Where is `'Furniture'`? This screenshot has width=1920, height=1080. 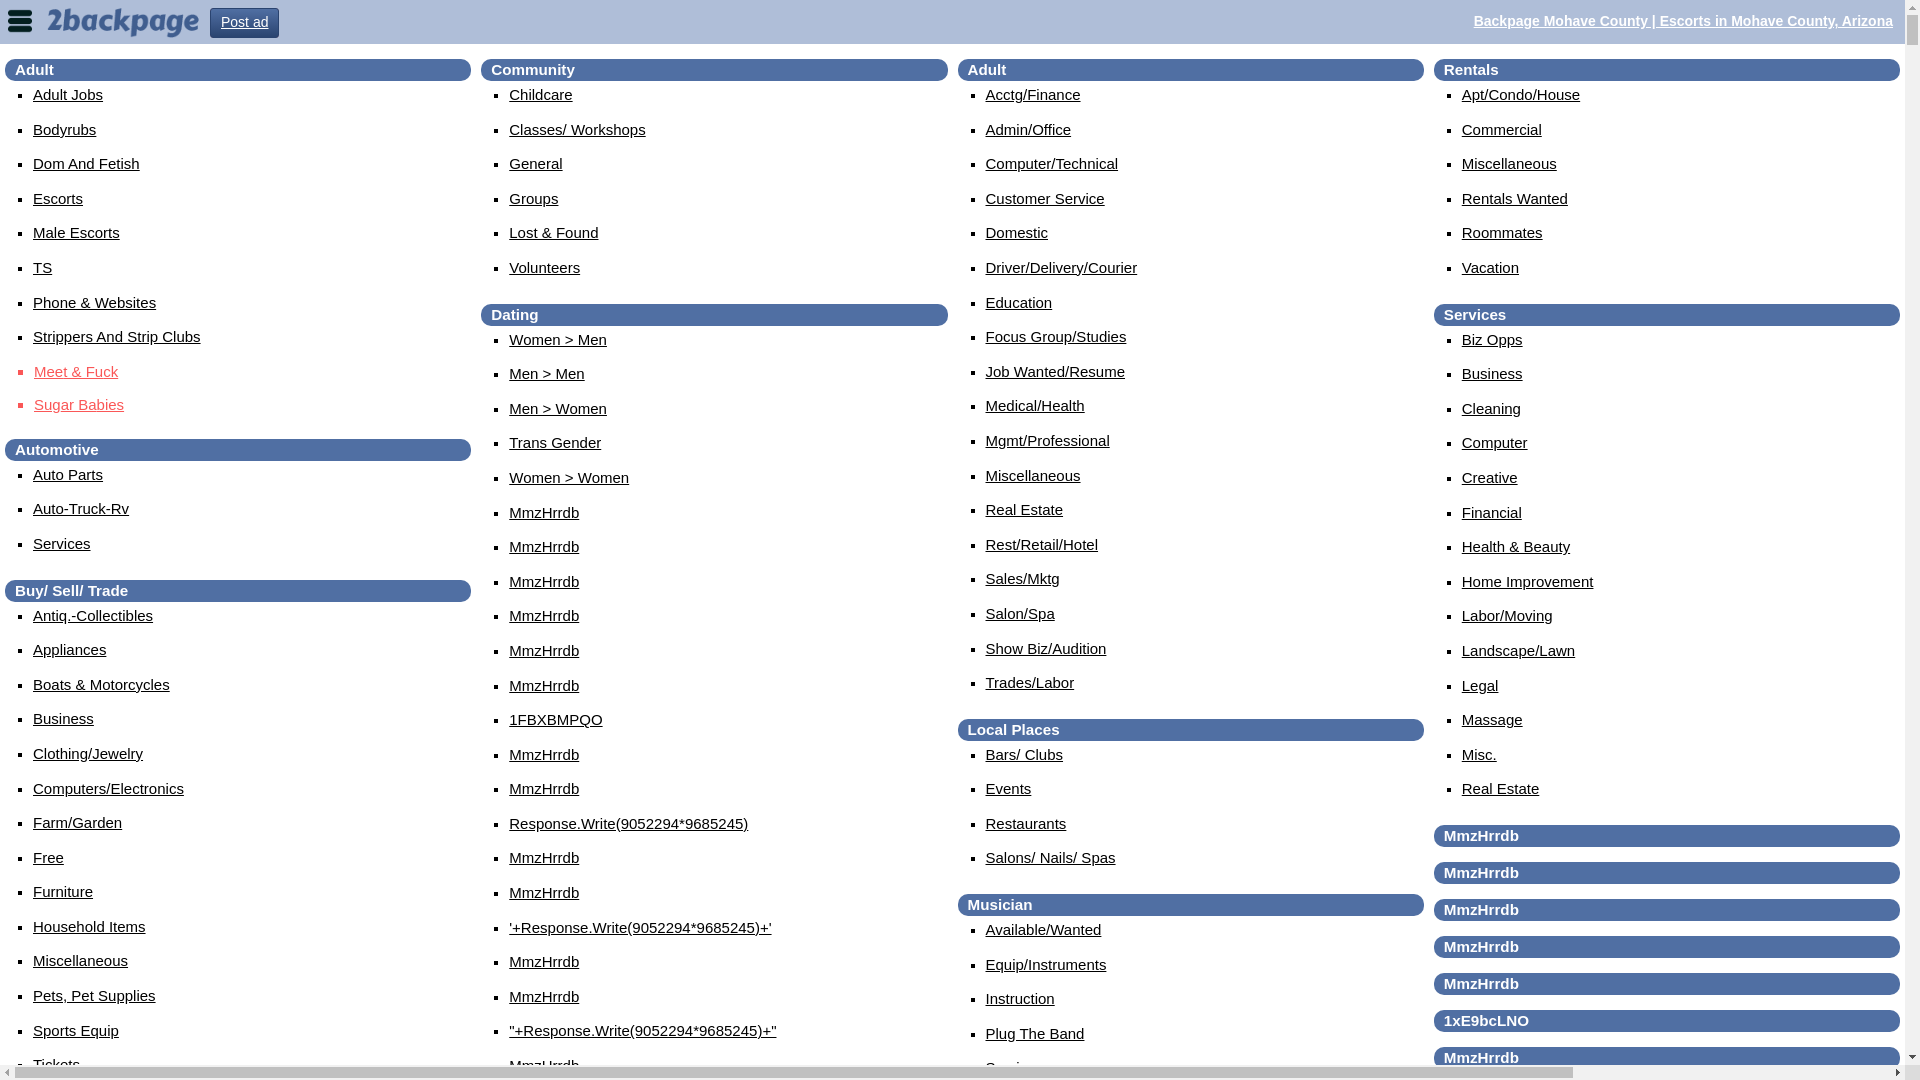
'Furniture' is located at coordinates (62, 890).